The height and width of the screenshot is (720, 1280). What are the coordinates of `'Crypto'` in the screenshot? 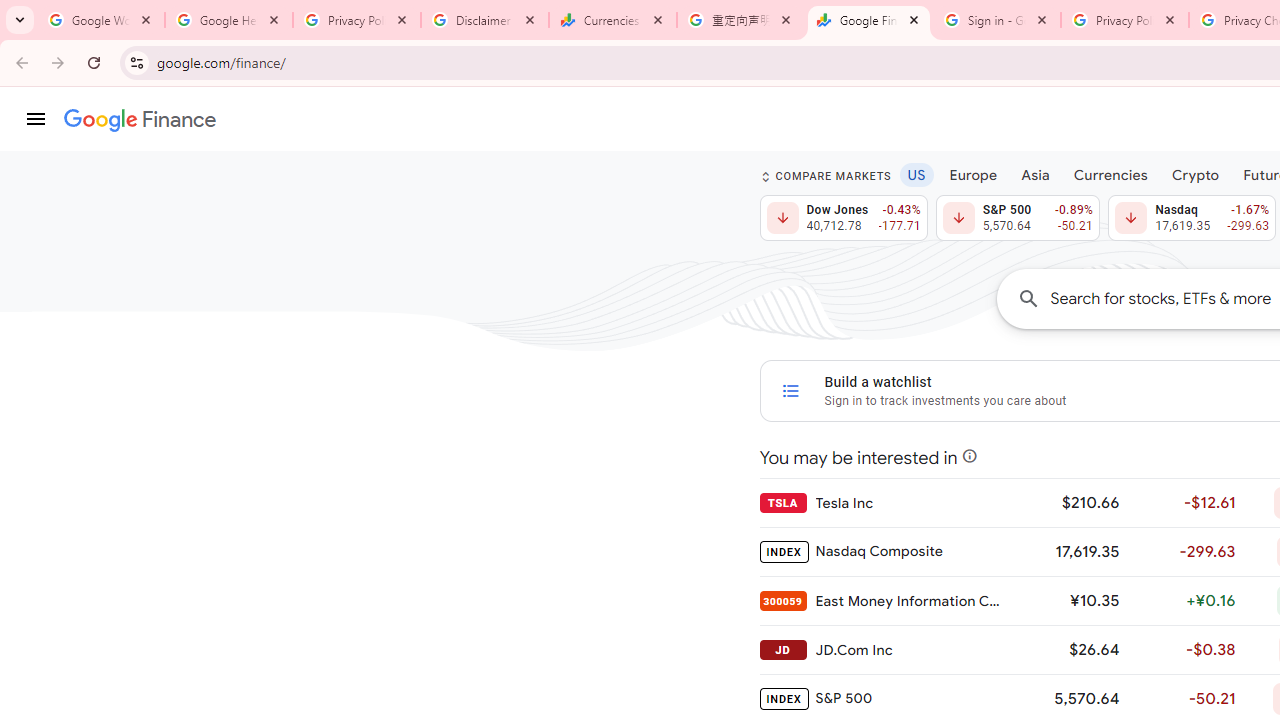 It's located at (1195, 173).